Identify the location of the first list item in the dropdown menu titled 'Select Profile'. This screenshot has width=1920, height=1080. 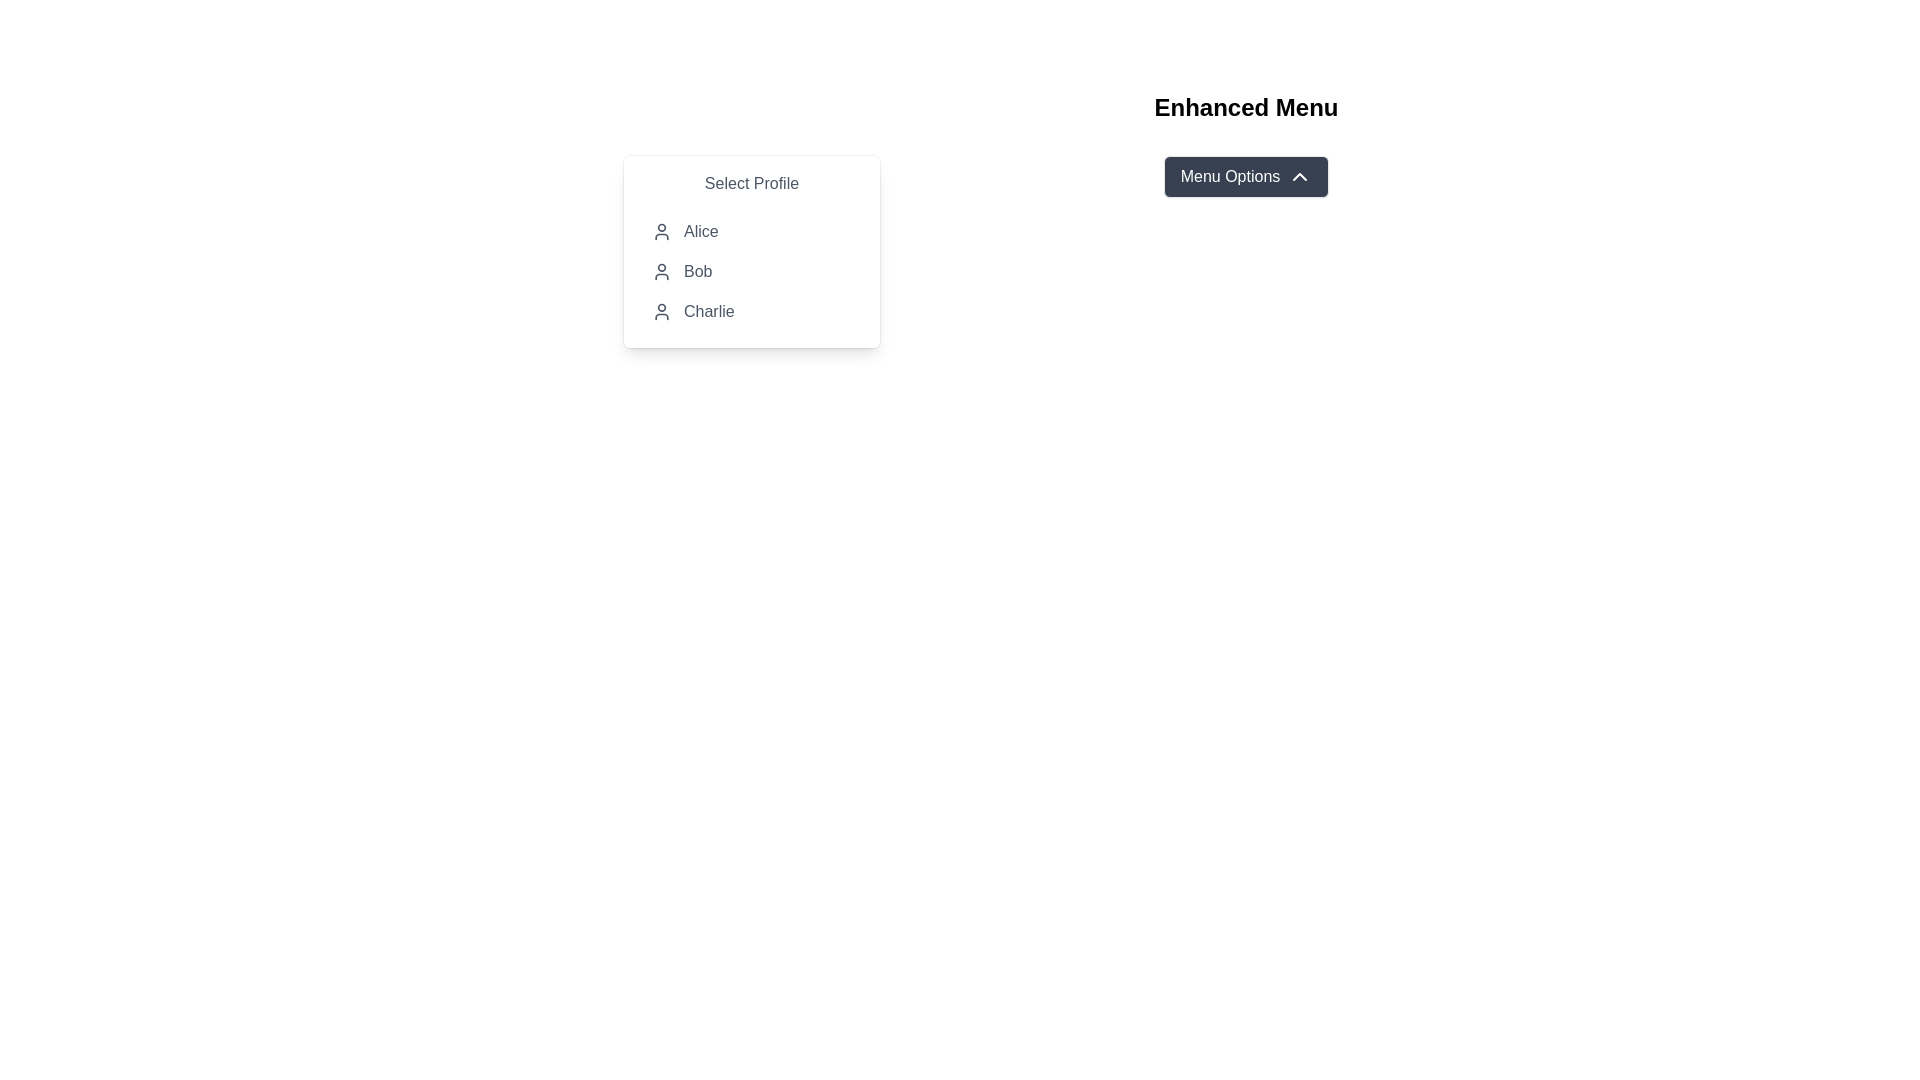
(683, 230).